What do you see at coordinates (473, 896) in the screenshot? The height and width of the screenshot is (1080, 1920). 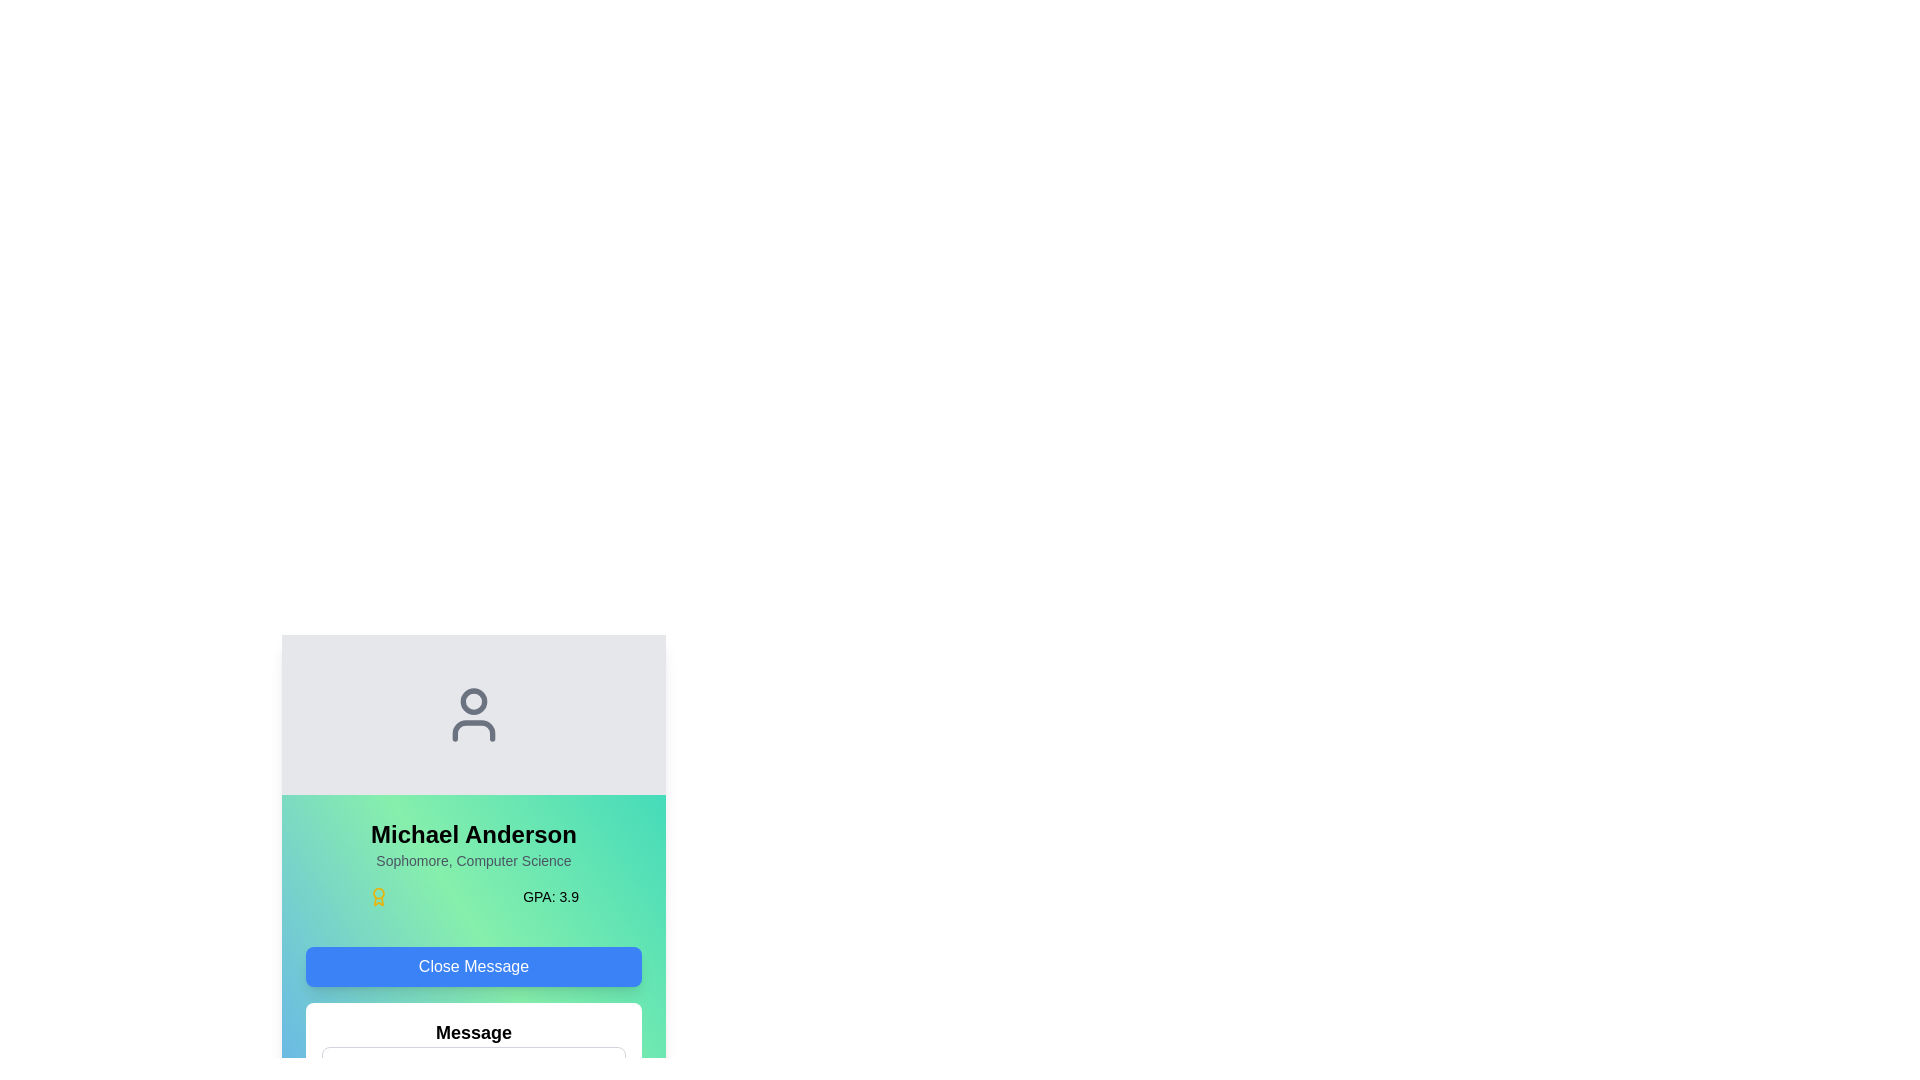 I see `the Text label displaying the Grade Point Average (GPA) of the user` at bounding box center [473, 896].